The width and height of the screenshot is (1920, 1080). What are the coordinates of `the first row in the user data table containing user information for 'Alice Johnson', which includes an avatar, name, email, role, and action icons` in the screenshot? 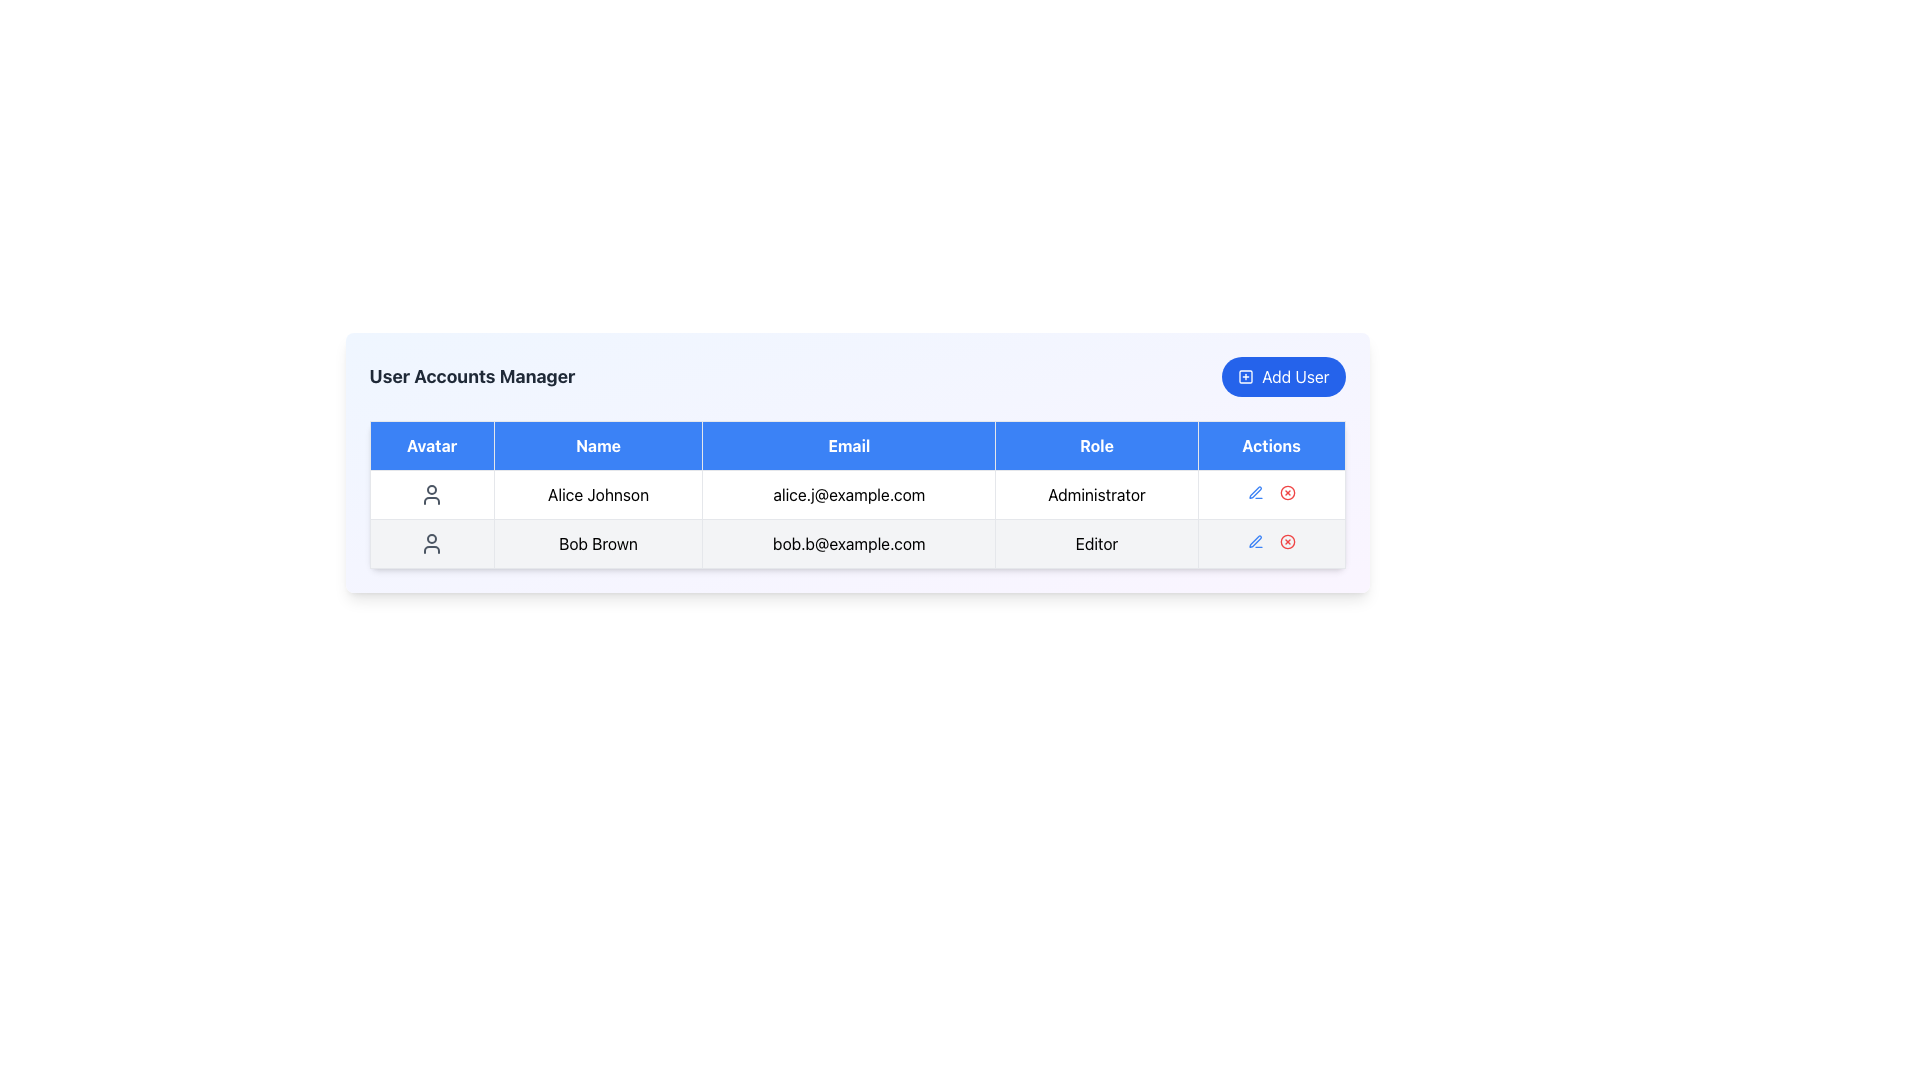 It's located at (857, 494).